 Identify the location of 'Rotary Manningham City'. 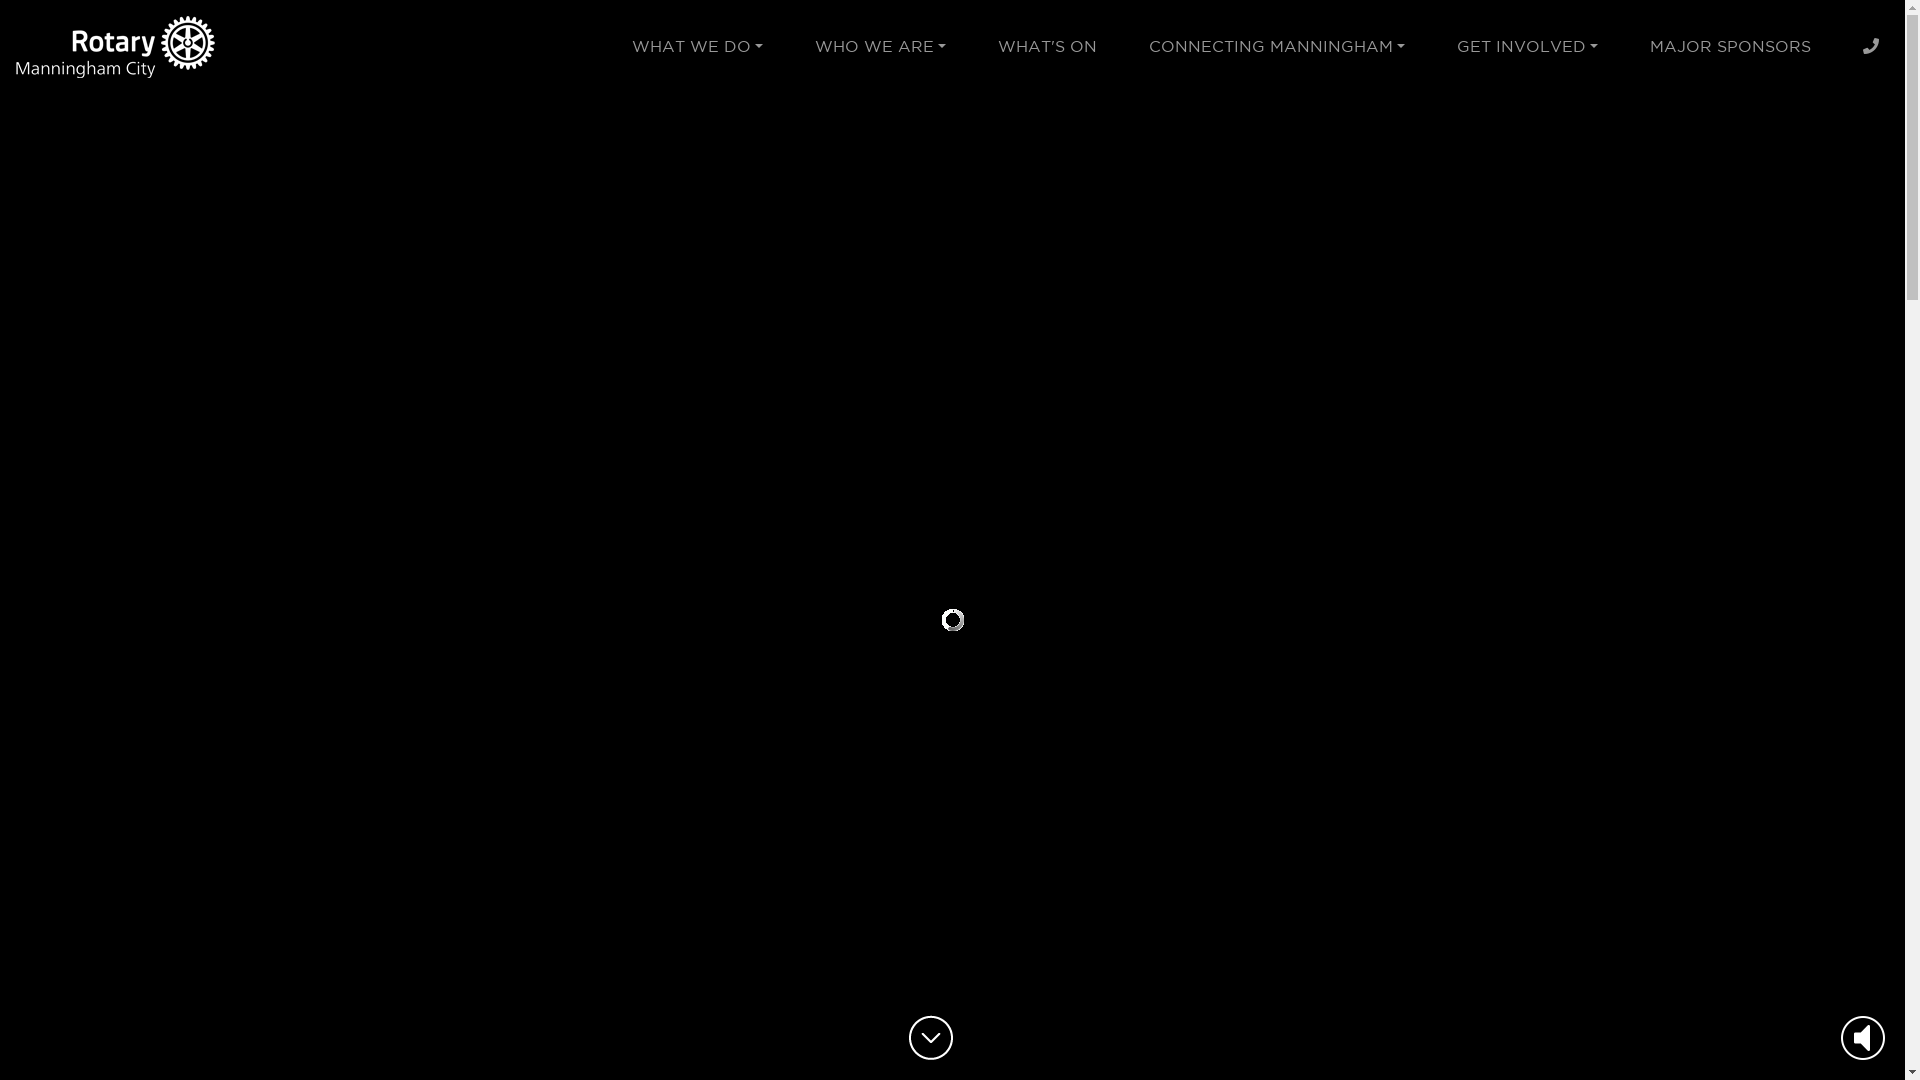
(114, 45).